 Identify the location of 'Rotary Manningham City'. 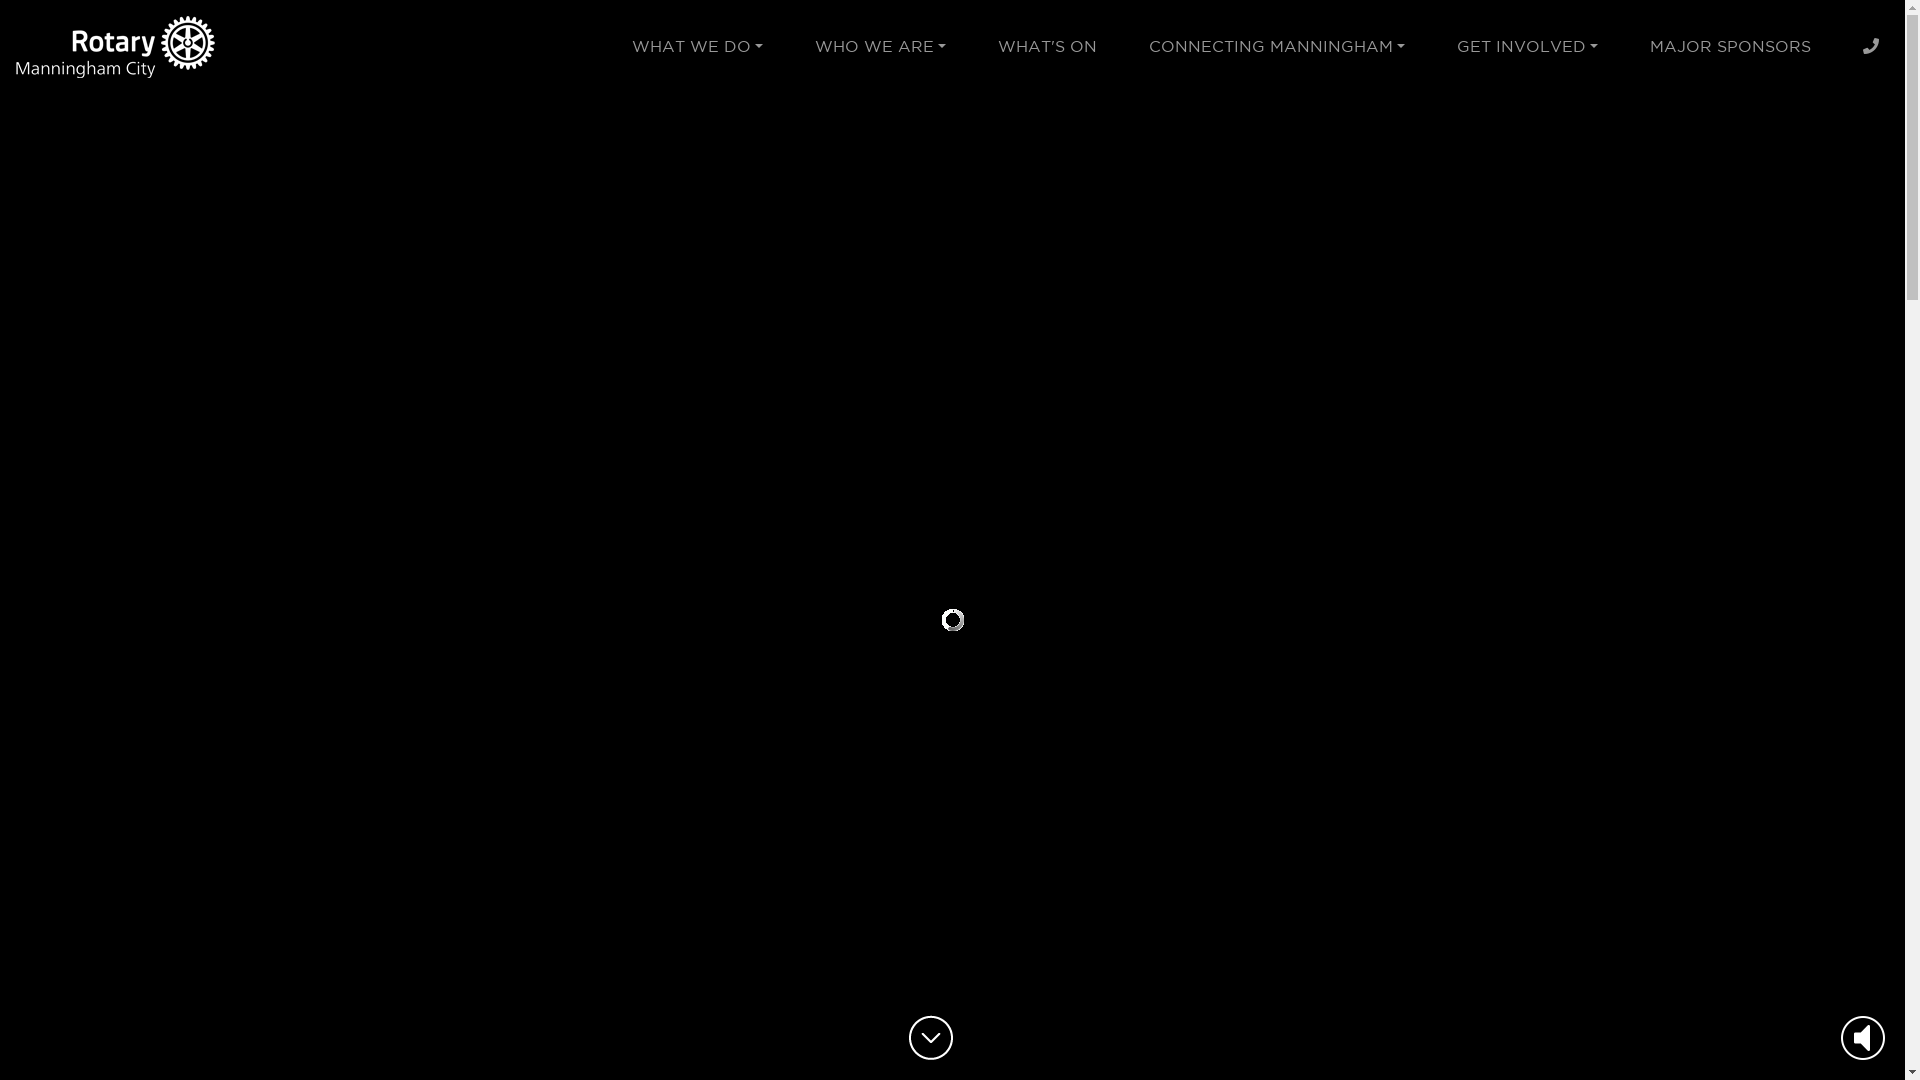
(114, 45).